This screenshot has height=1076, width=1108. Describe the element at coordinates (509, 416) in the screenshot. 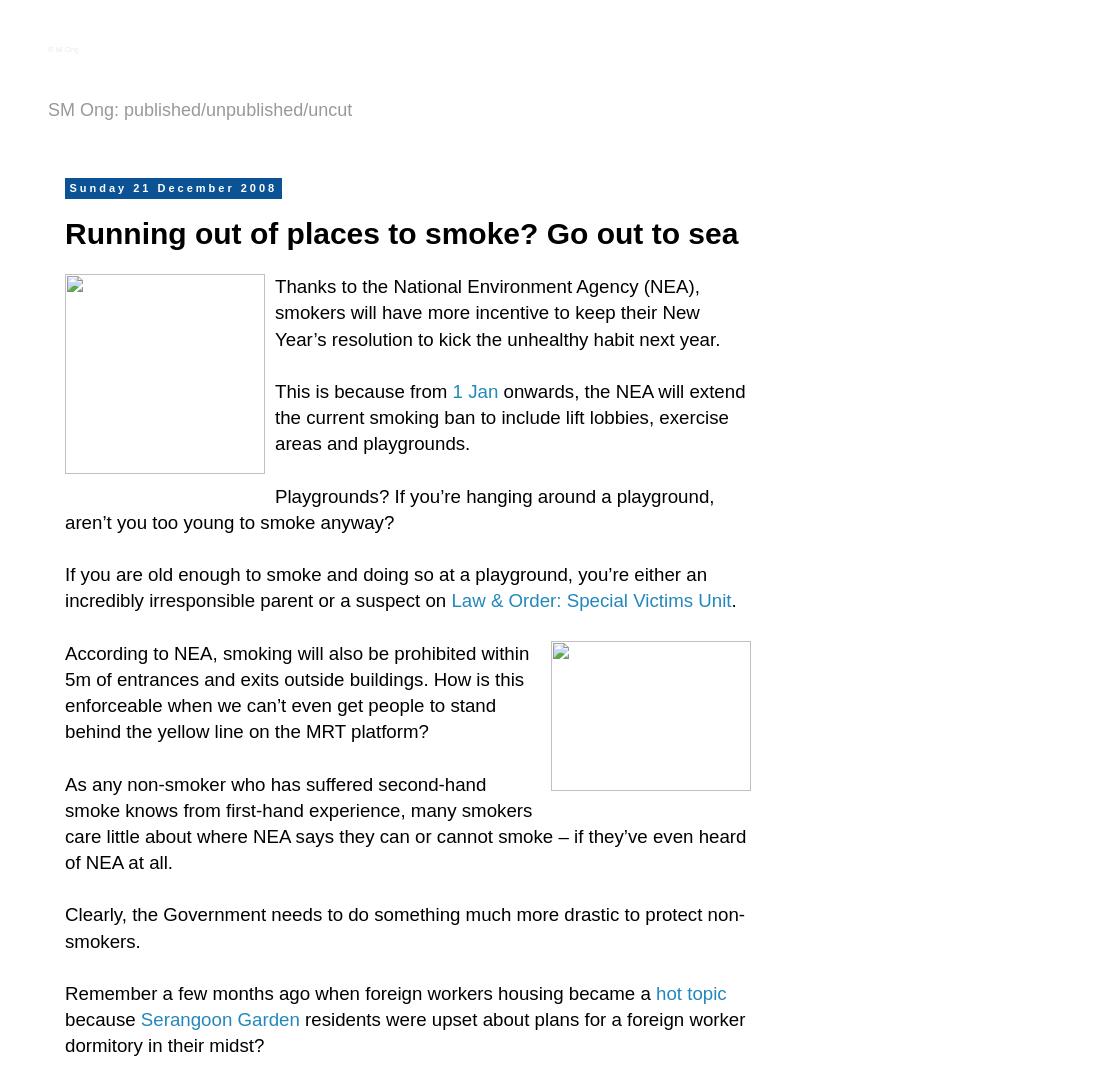

I see `'onwards, the NEA will extend the current smoking ban to include lift lobbies, exercise areas and playgrounds.'` at that location.